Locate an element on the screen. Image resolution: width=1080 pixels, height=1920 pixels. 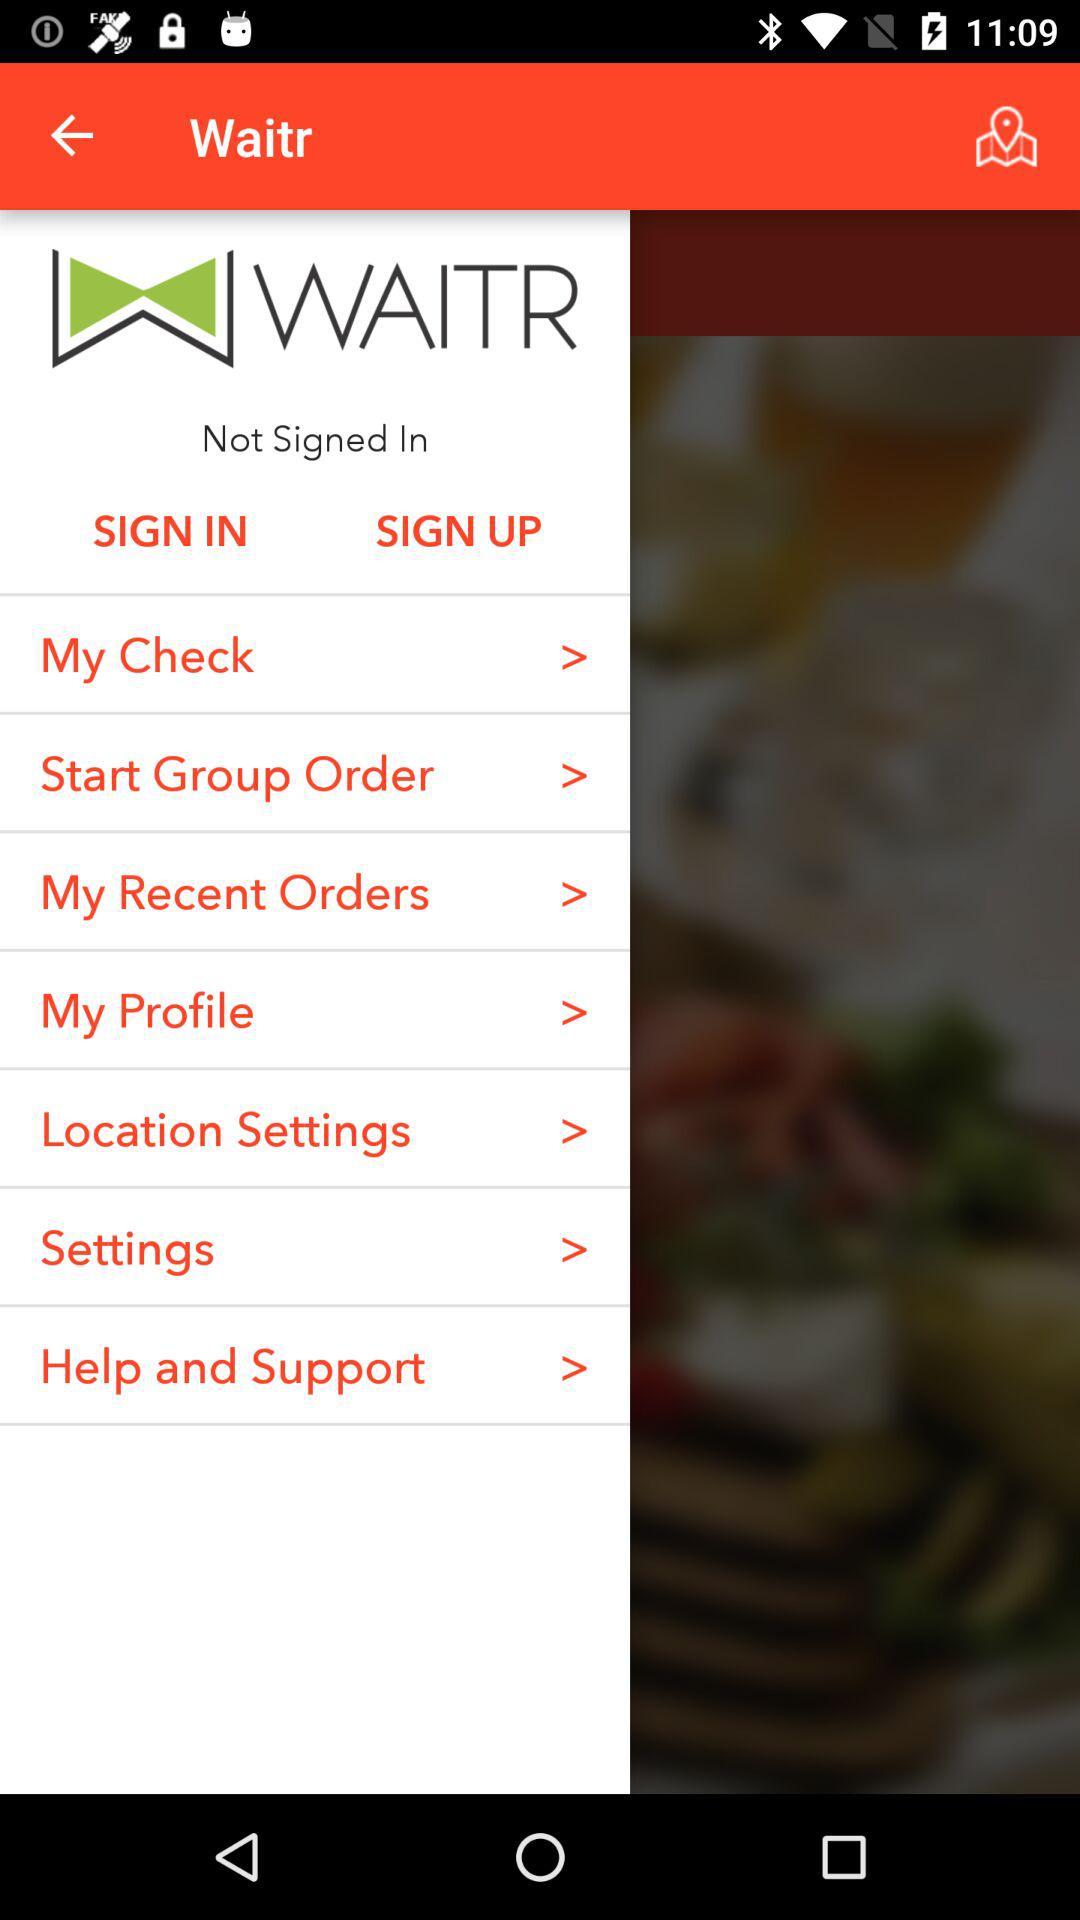
the icon to the right of my recent orders item is located at coordinates (574, 1009).